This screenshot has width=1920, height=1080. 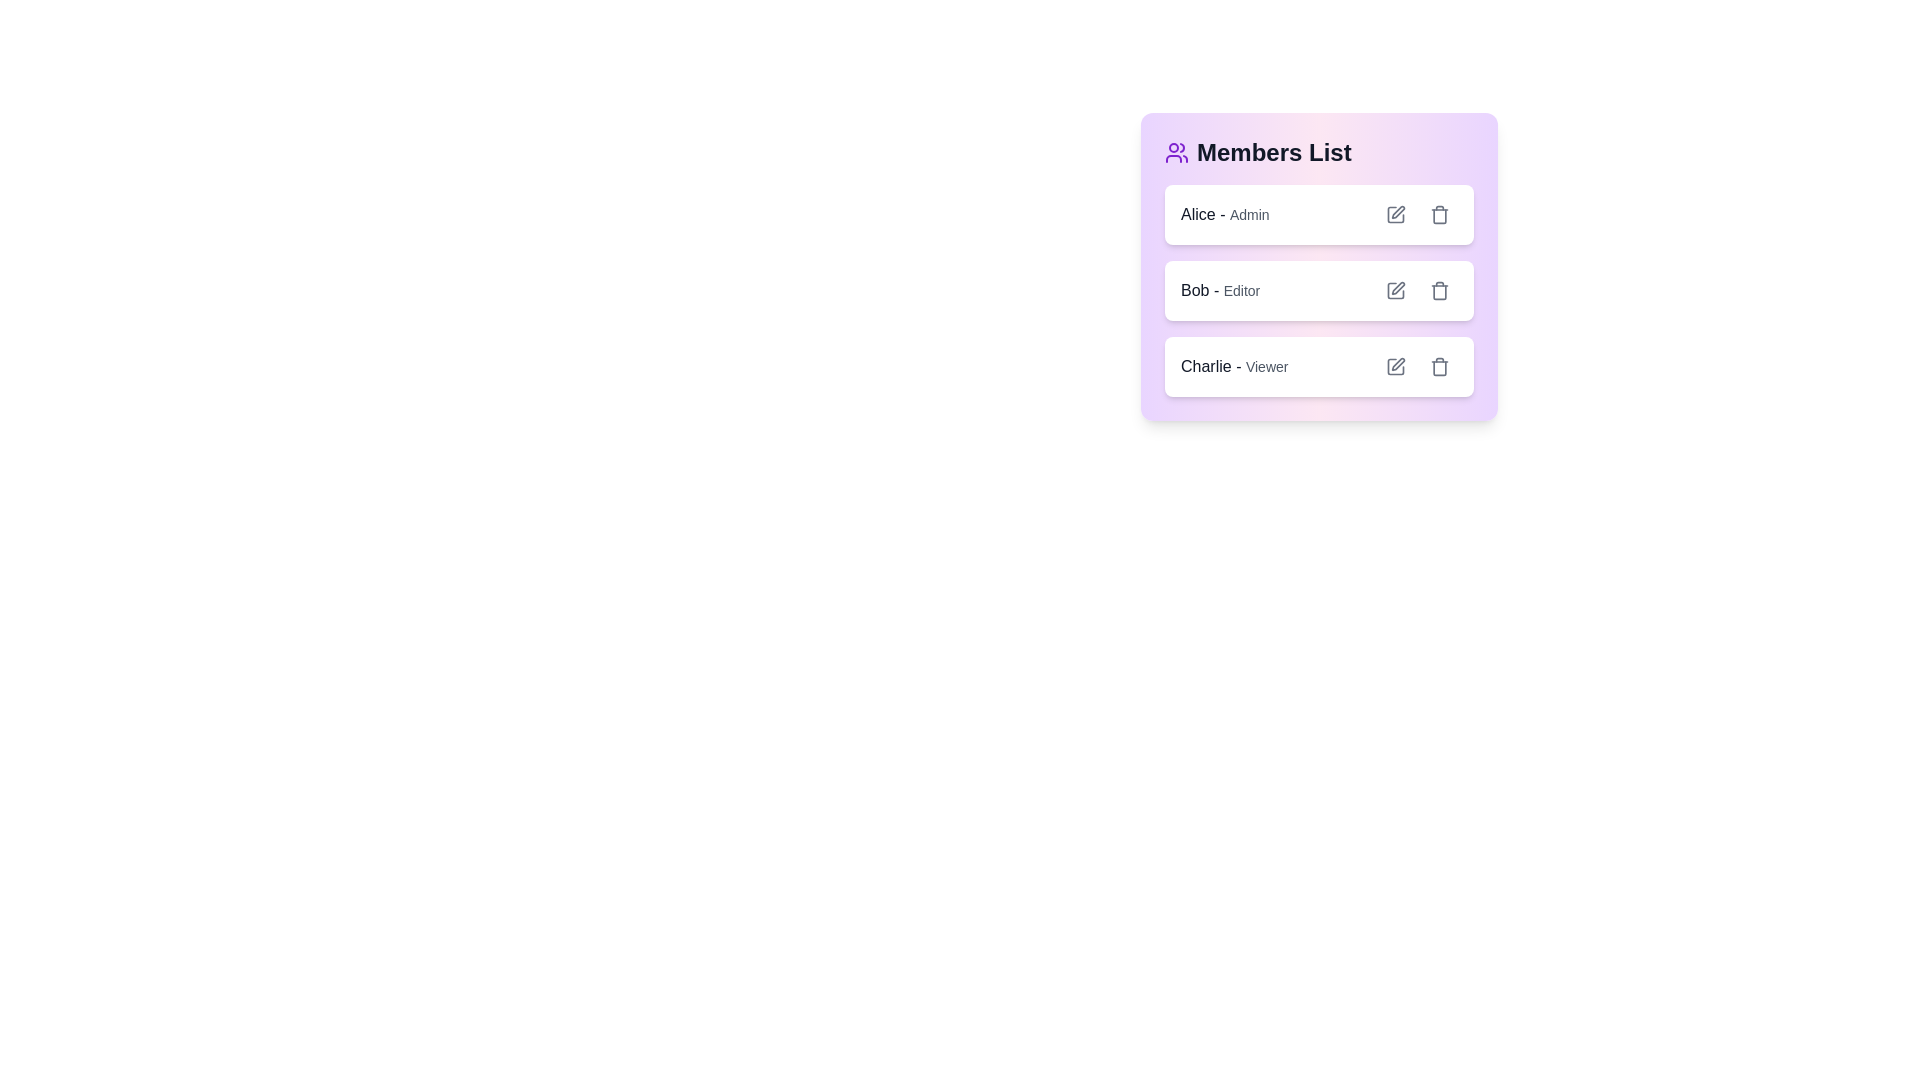 What do you see at coordinates (1248, 215) in the screenshot?
I see `the word 'Admin' in the member details` at bounding box center [1248, 215].